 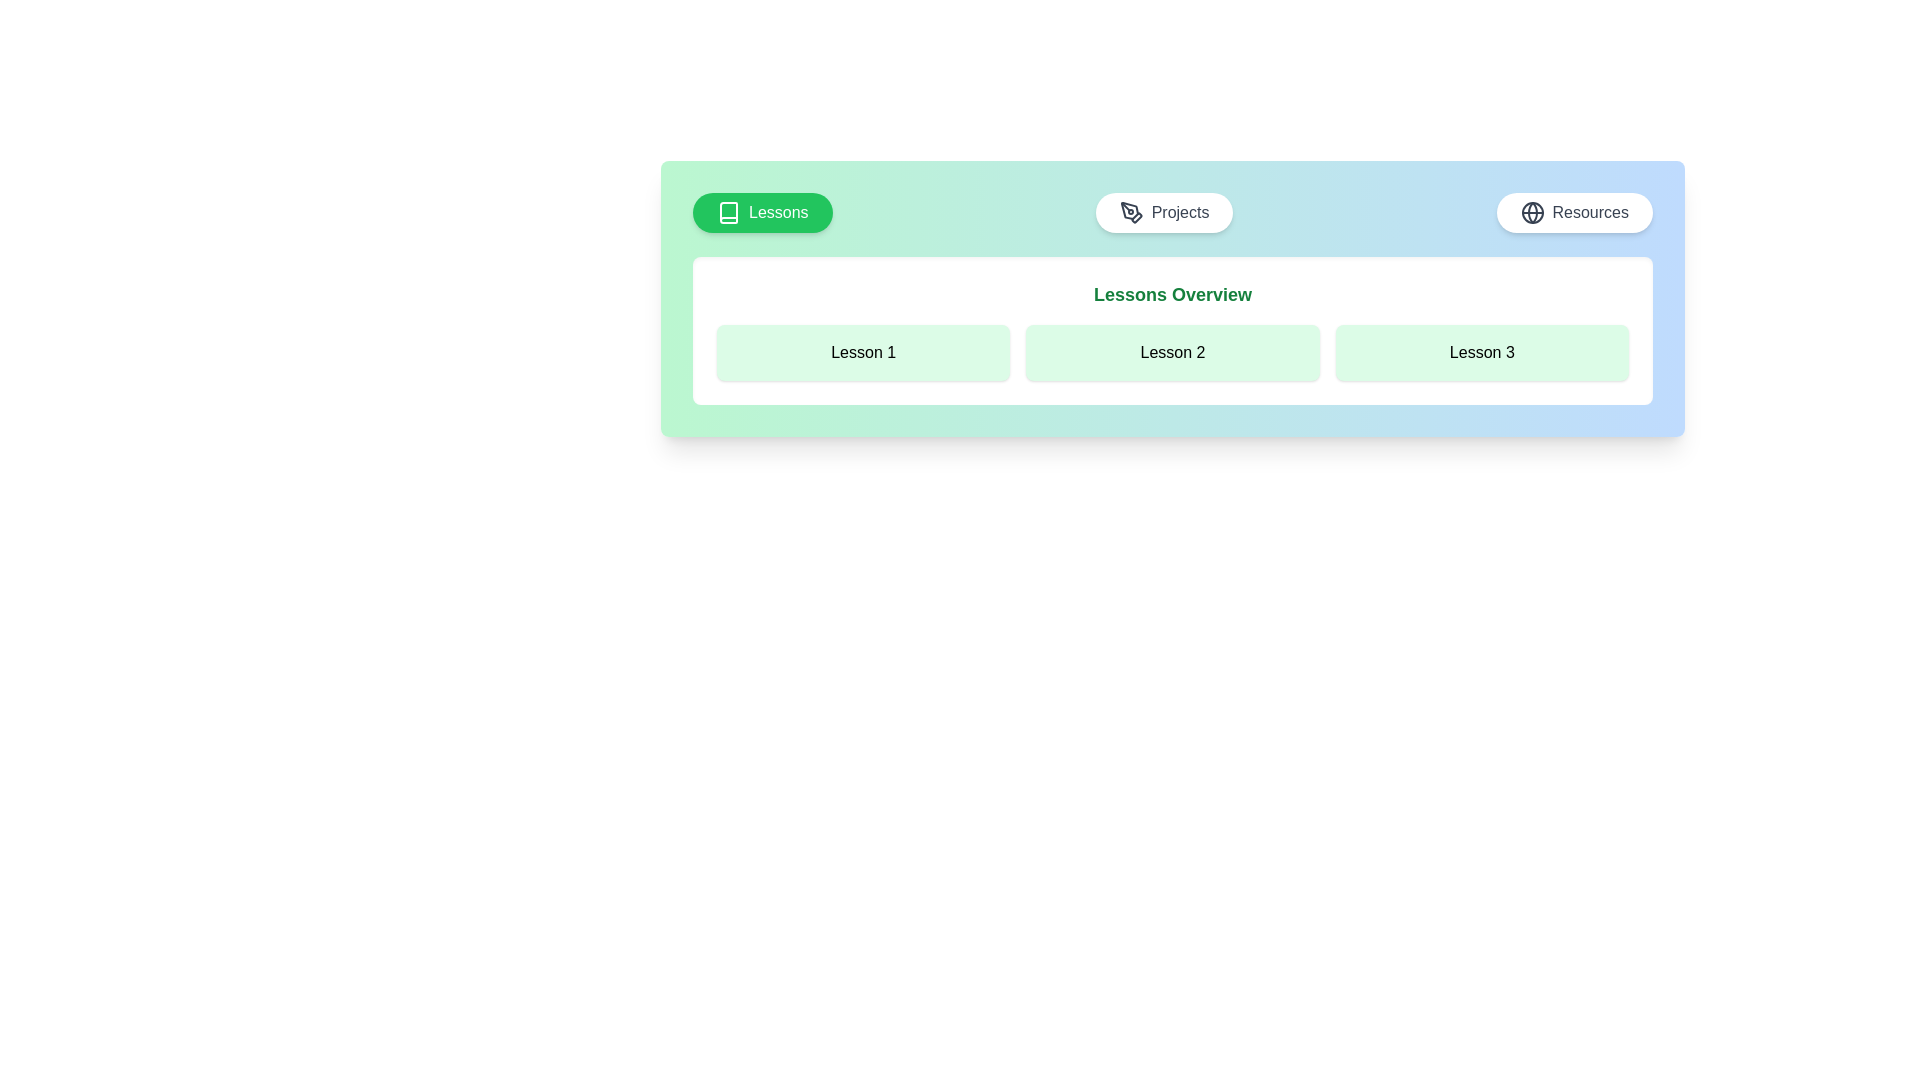 What do you see at coordinates (1531, 212) in the screenshot?
I see `the globe icon within the 'Resources' button` at bounding box center [1531, 212].